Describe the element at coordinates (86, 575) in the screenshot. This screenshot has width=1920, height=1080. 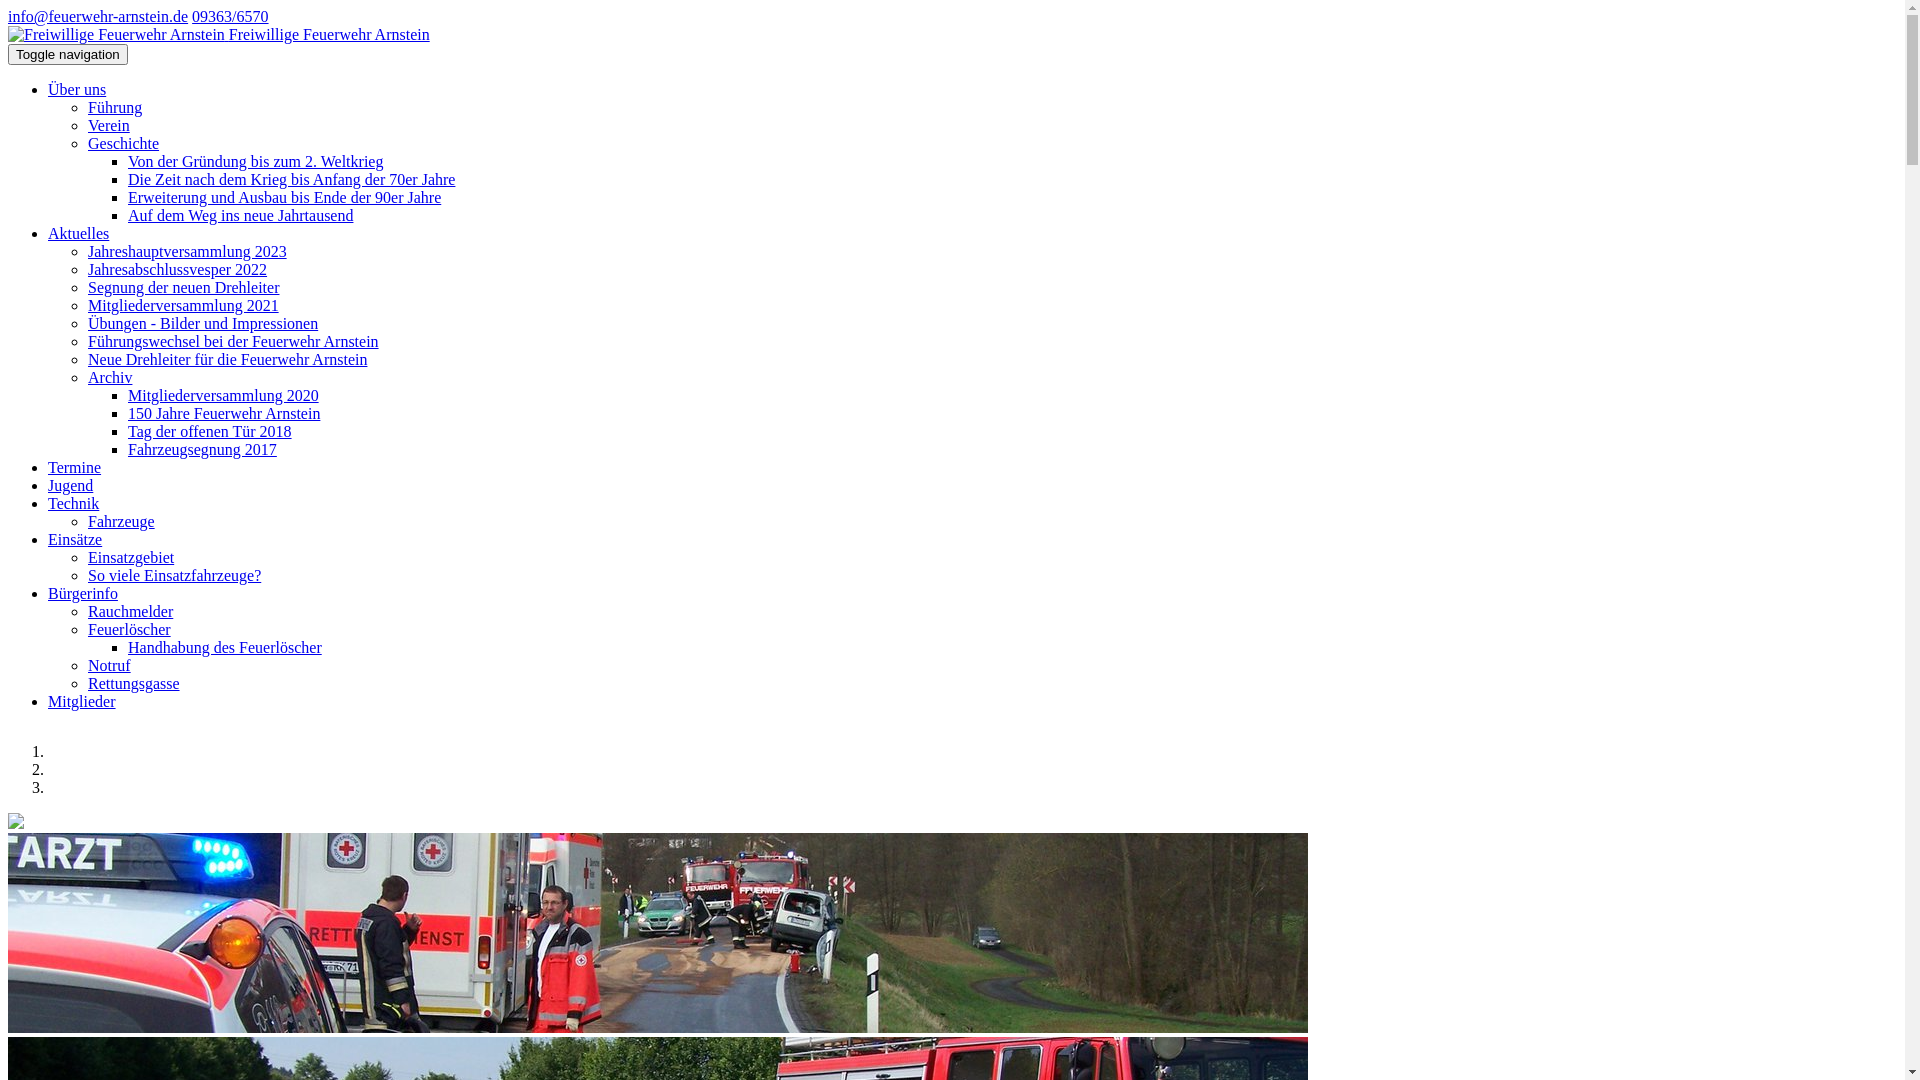
I see `'So viele Einsatzfahrzeuge?'` at that location.